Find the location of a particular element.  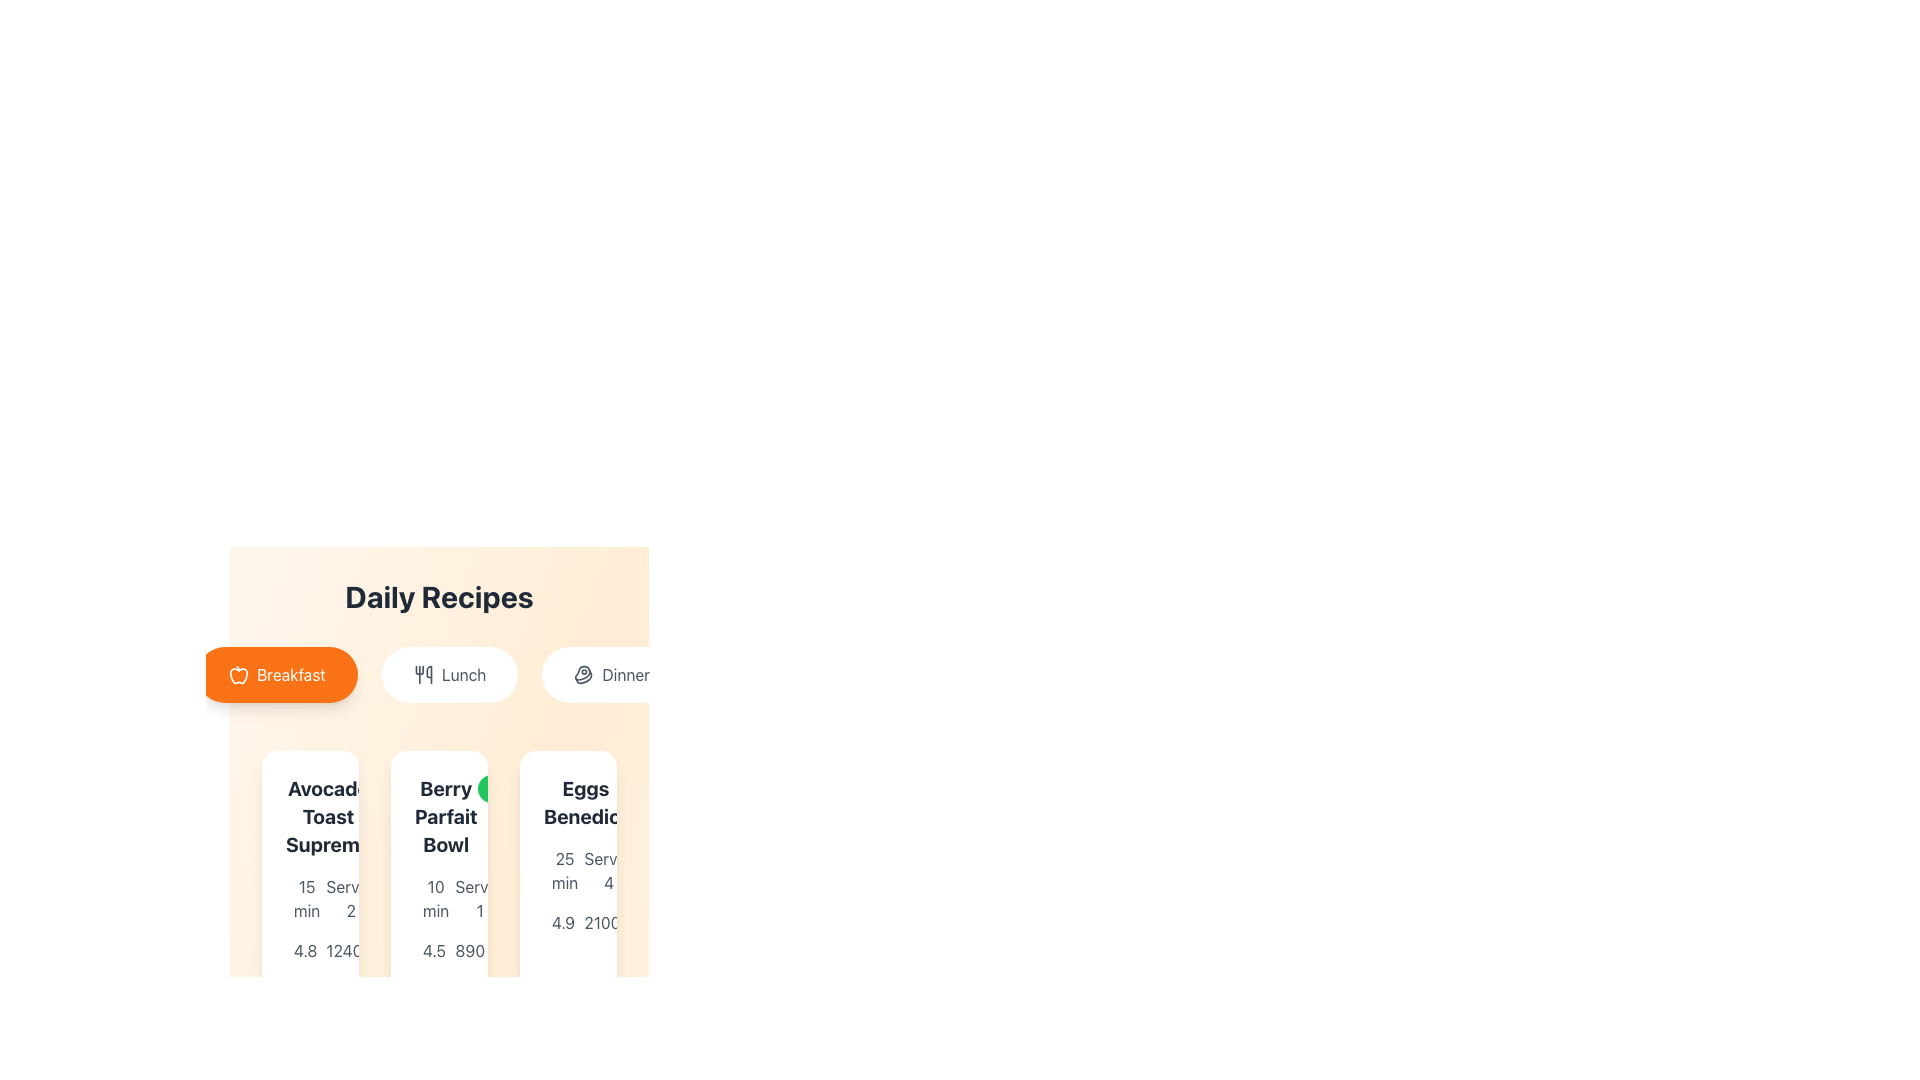

the text display showing '2100' is located at coordinates (601, 922).